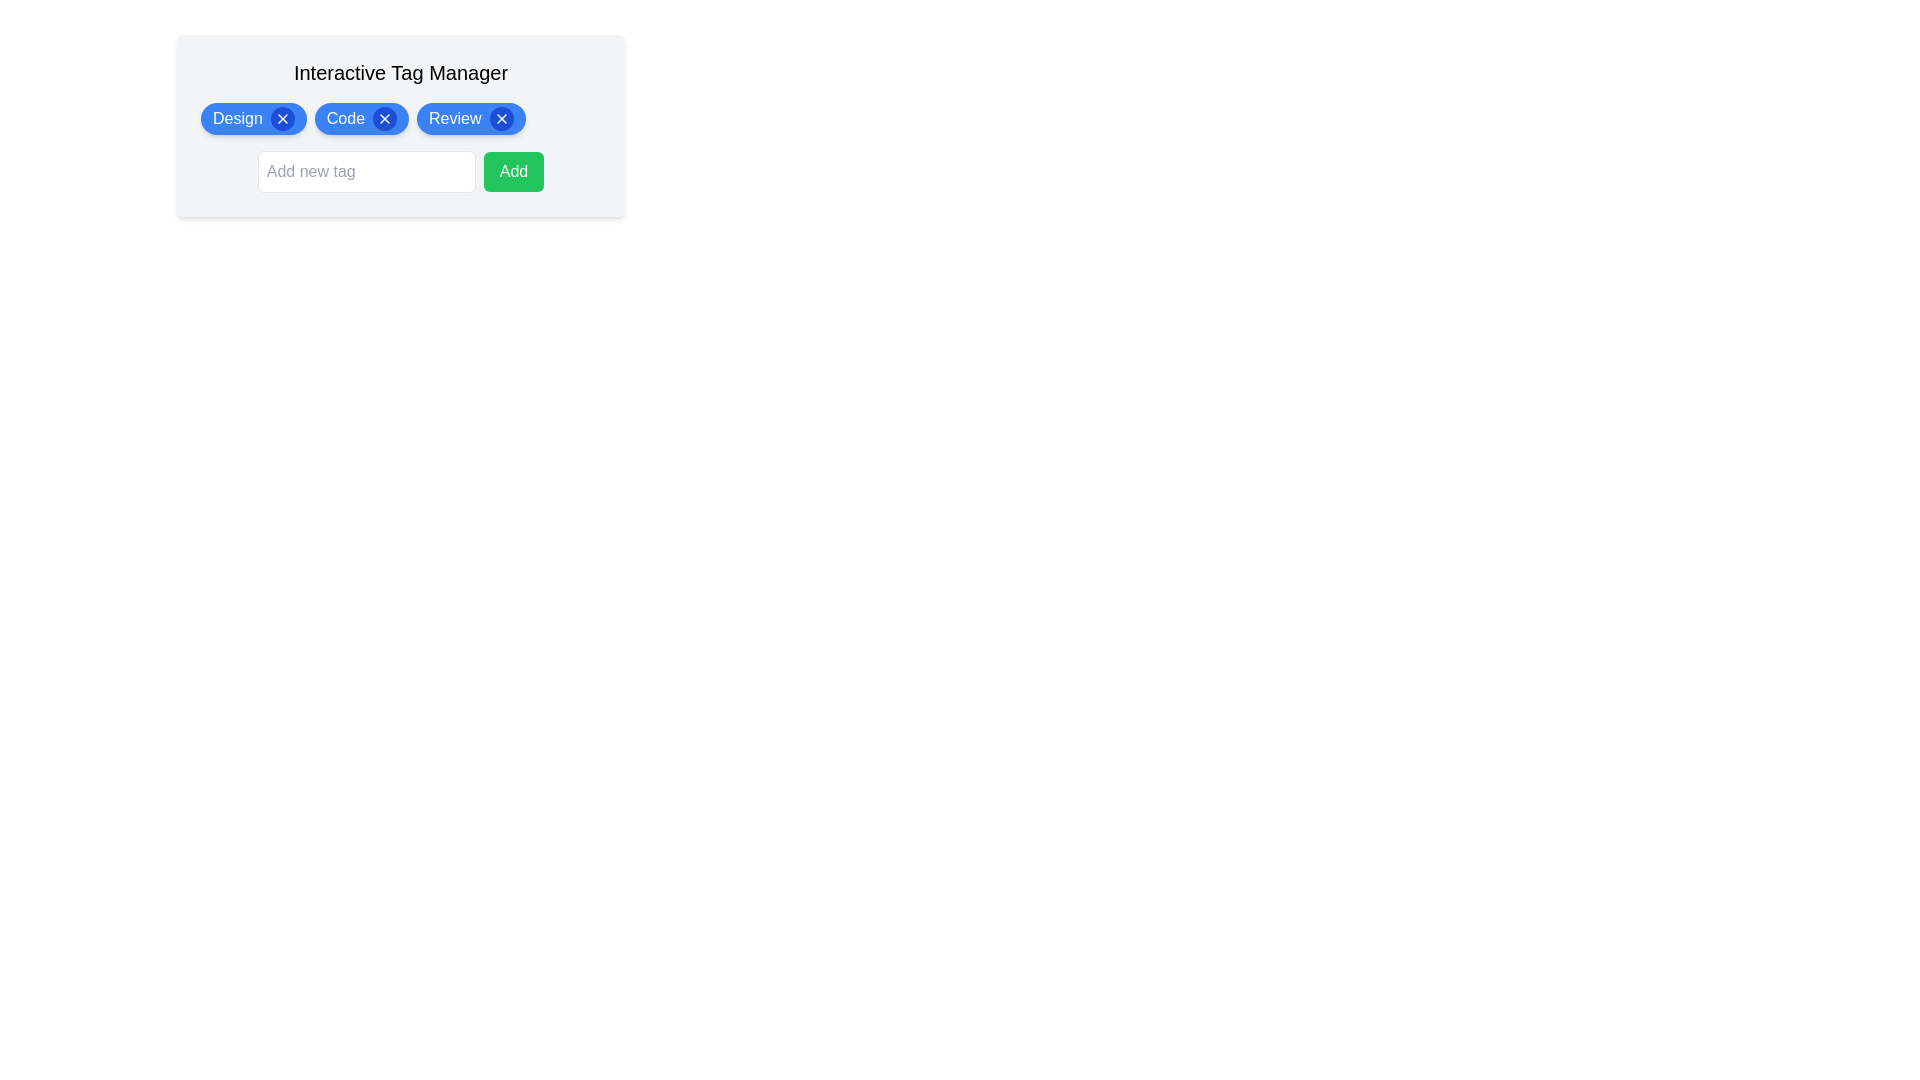  I want to click on the 'Review' label which is styled with a blue background and white text, positioned as the third tag in a horizontal group below 'Interactive Tag Manager', so click(454, 119).